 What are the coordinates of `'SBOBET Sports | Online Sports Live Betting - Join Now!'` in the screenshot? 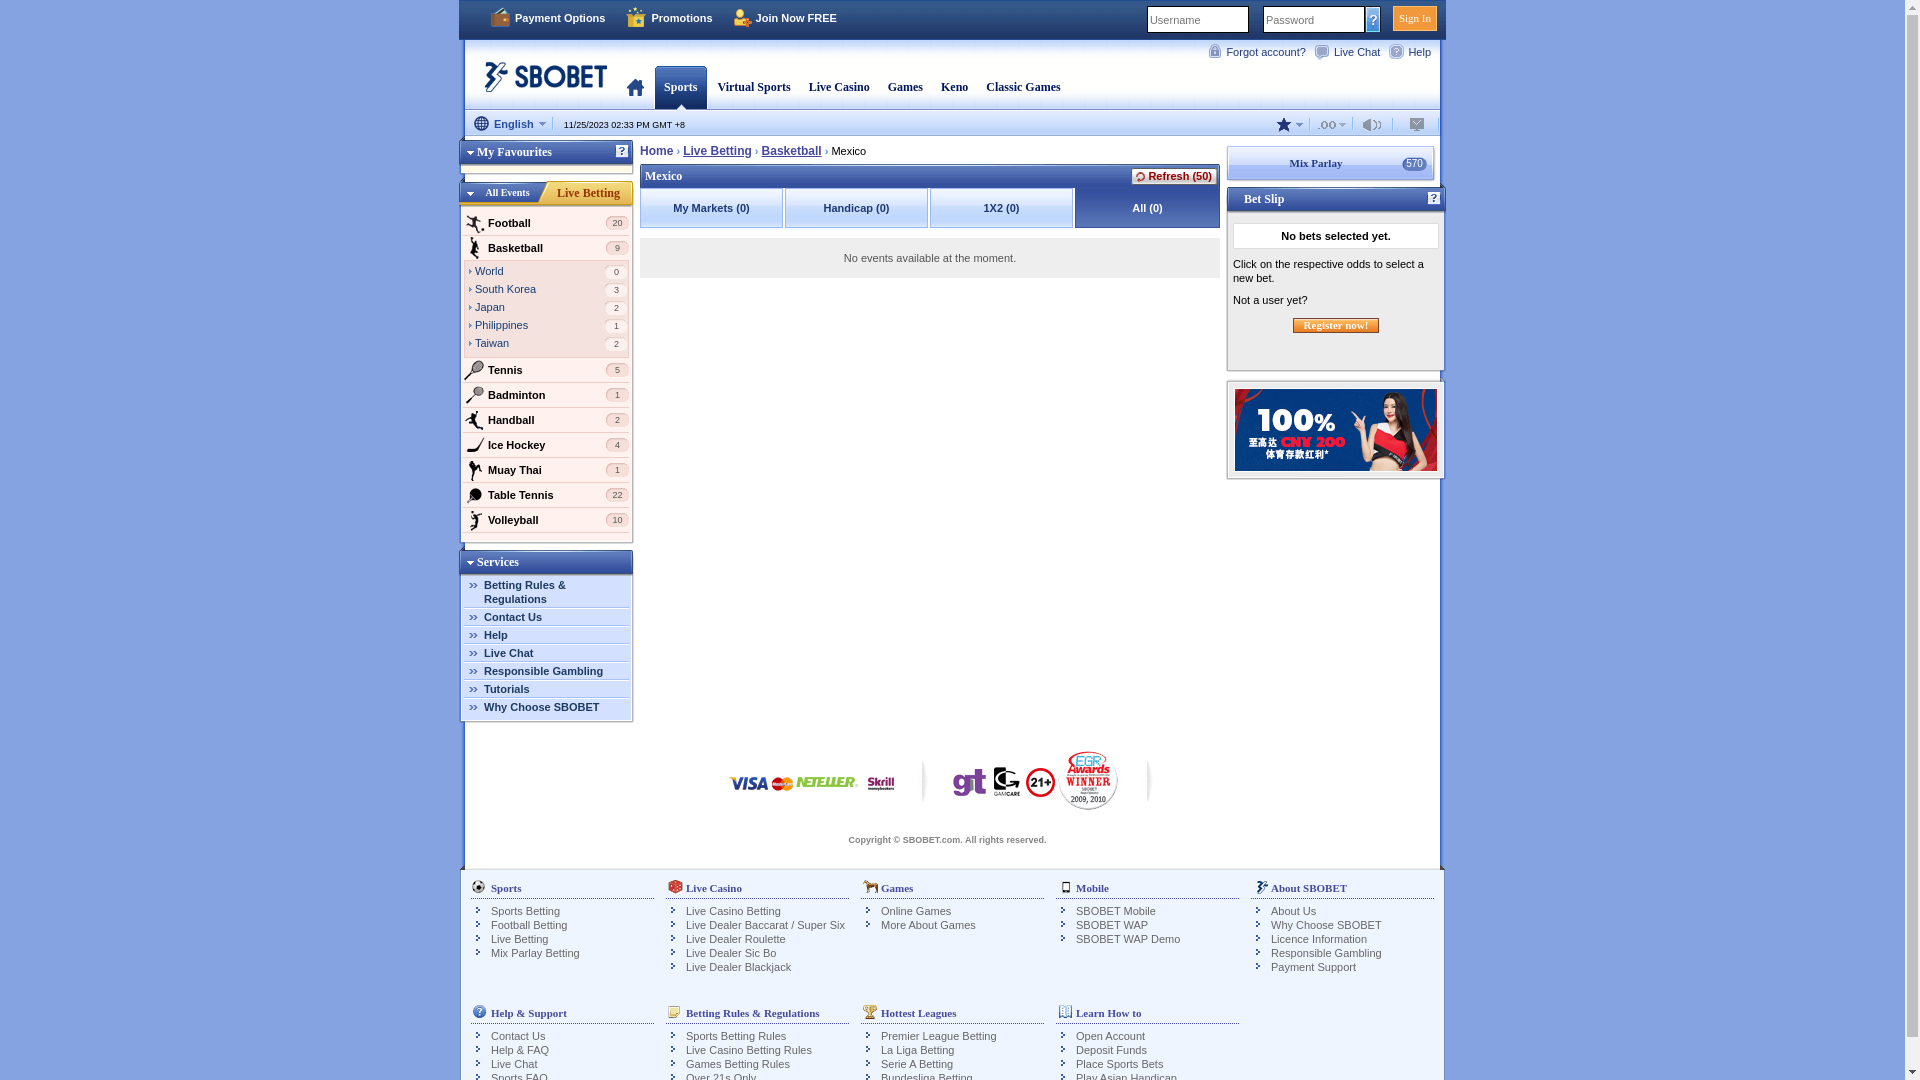 It's located at (539, 83).